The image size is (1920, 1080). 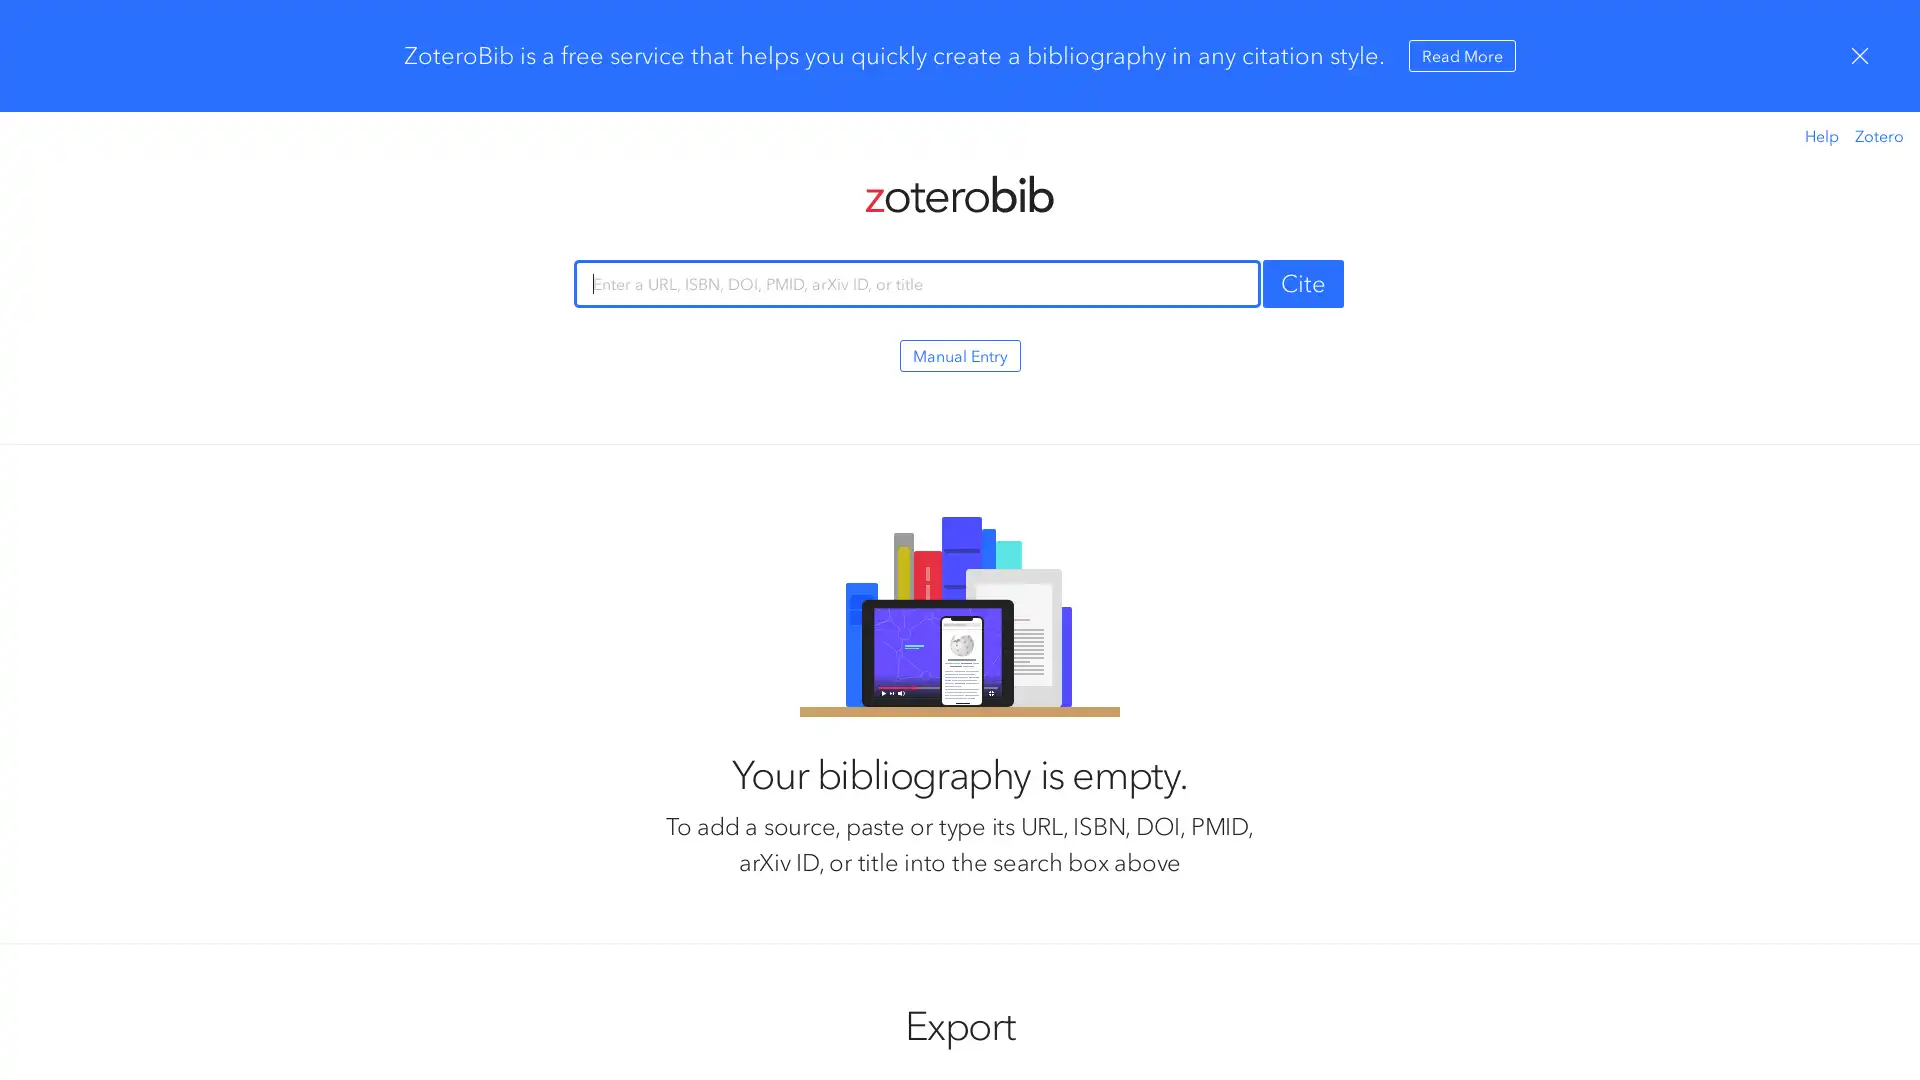 What do you see at coordinates (1303, 284) in the screenshot?
I see `Cite` at bounding box center [1303, 284].